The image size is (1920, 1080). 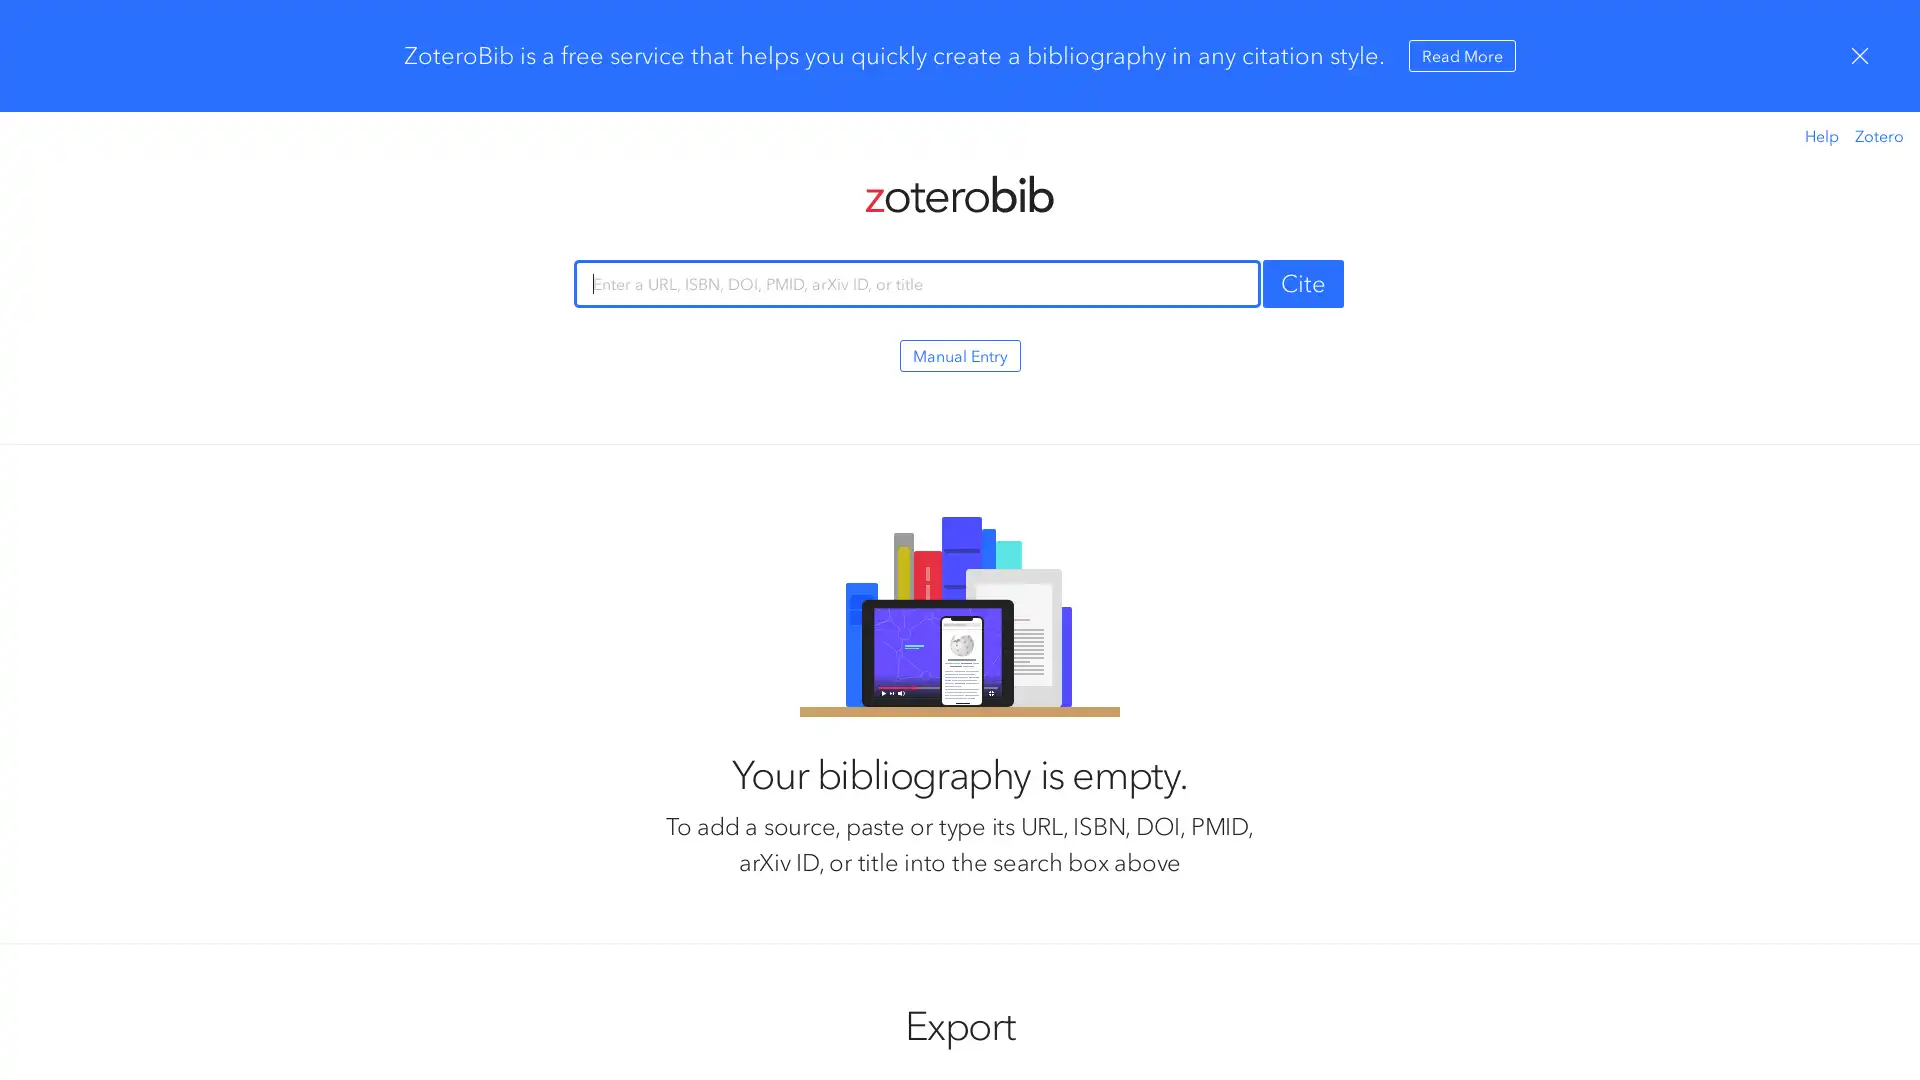 What do you see at coordinates (1303, 284) in the screenshot?
I see `Cite` at bounding box center [1303, 284].